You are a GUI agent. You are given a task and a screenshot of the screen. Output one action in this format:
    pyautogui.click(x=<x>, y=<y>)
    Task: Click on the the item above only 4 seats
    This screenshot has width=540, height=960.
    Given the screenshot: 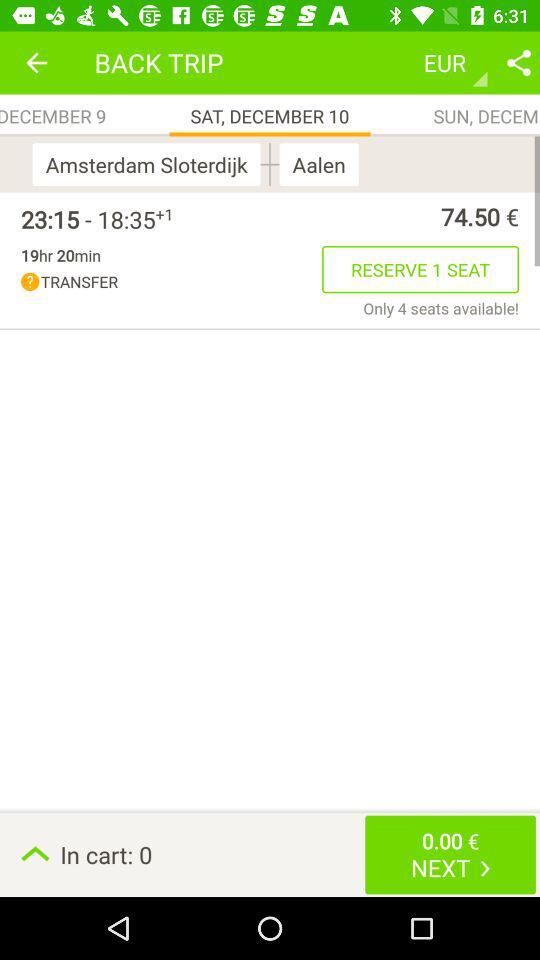 What is the action you would take?
    pyautogui.click(x=419, y=268)
    